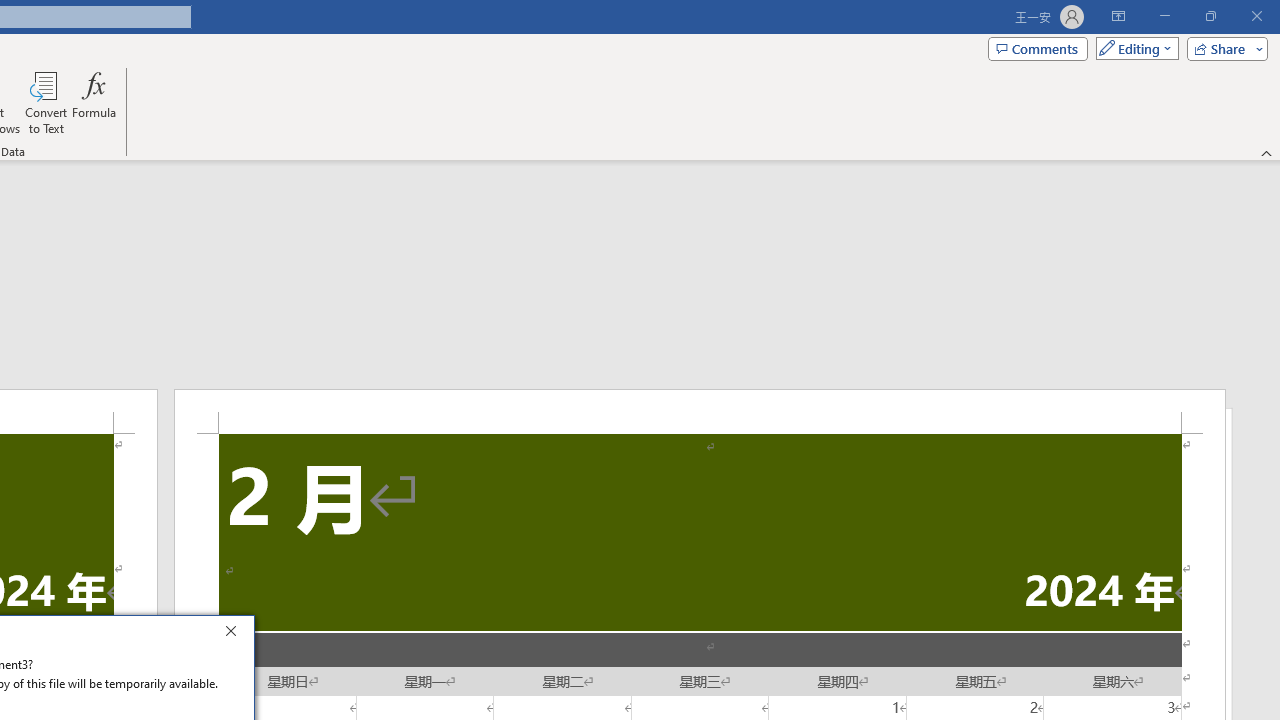 The height and width of the screenshot is (720, 1280). I want to click on 'Collapse the Ribbon', so click(1266, 152).